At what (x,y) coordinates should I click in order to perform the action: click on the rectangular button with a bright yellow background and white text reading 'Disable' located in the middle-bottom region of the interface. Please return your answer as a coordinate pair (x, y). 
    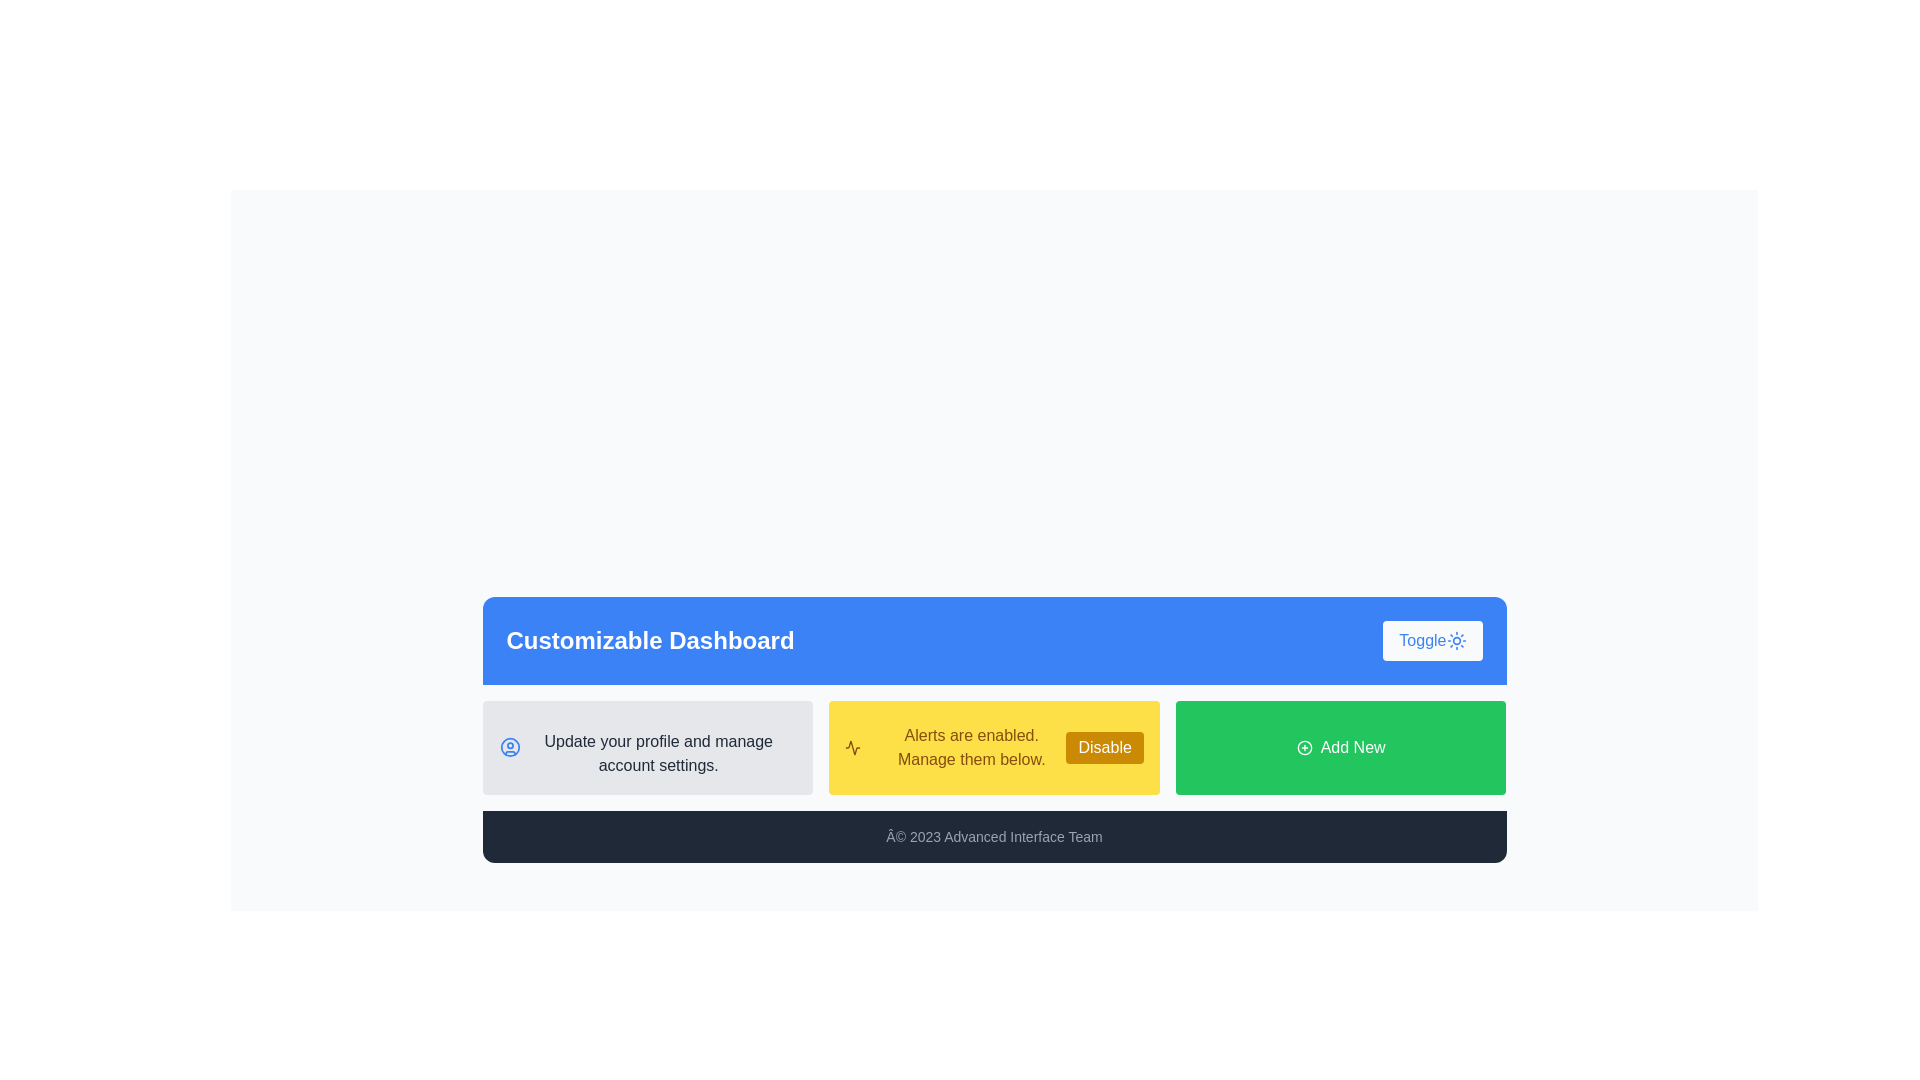
    Looking at the image, I should click on (1104, 748).